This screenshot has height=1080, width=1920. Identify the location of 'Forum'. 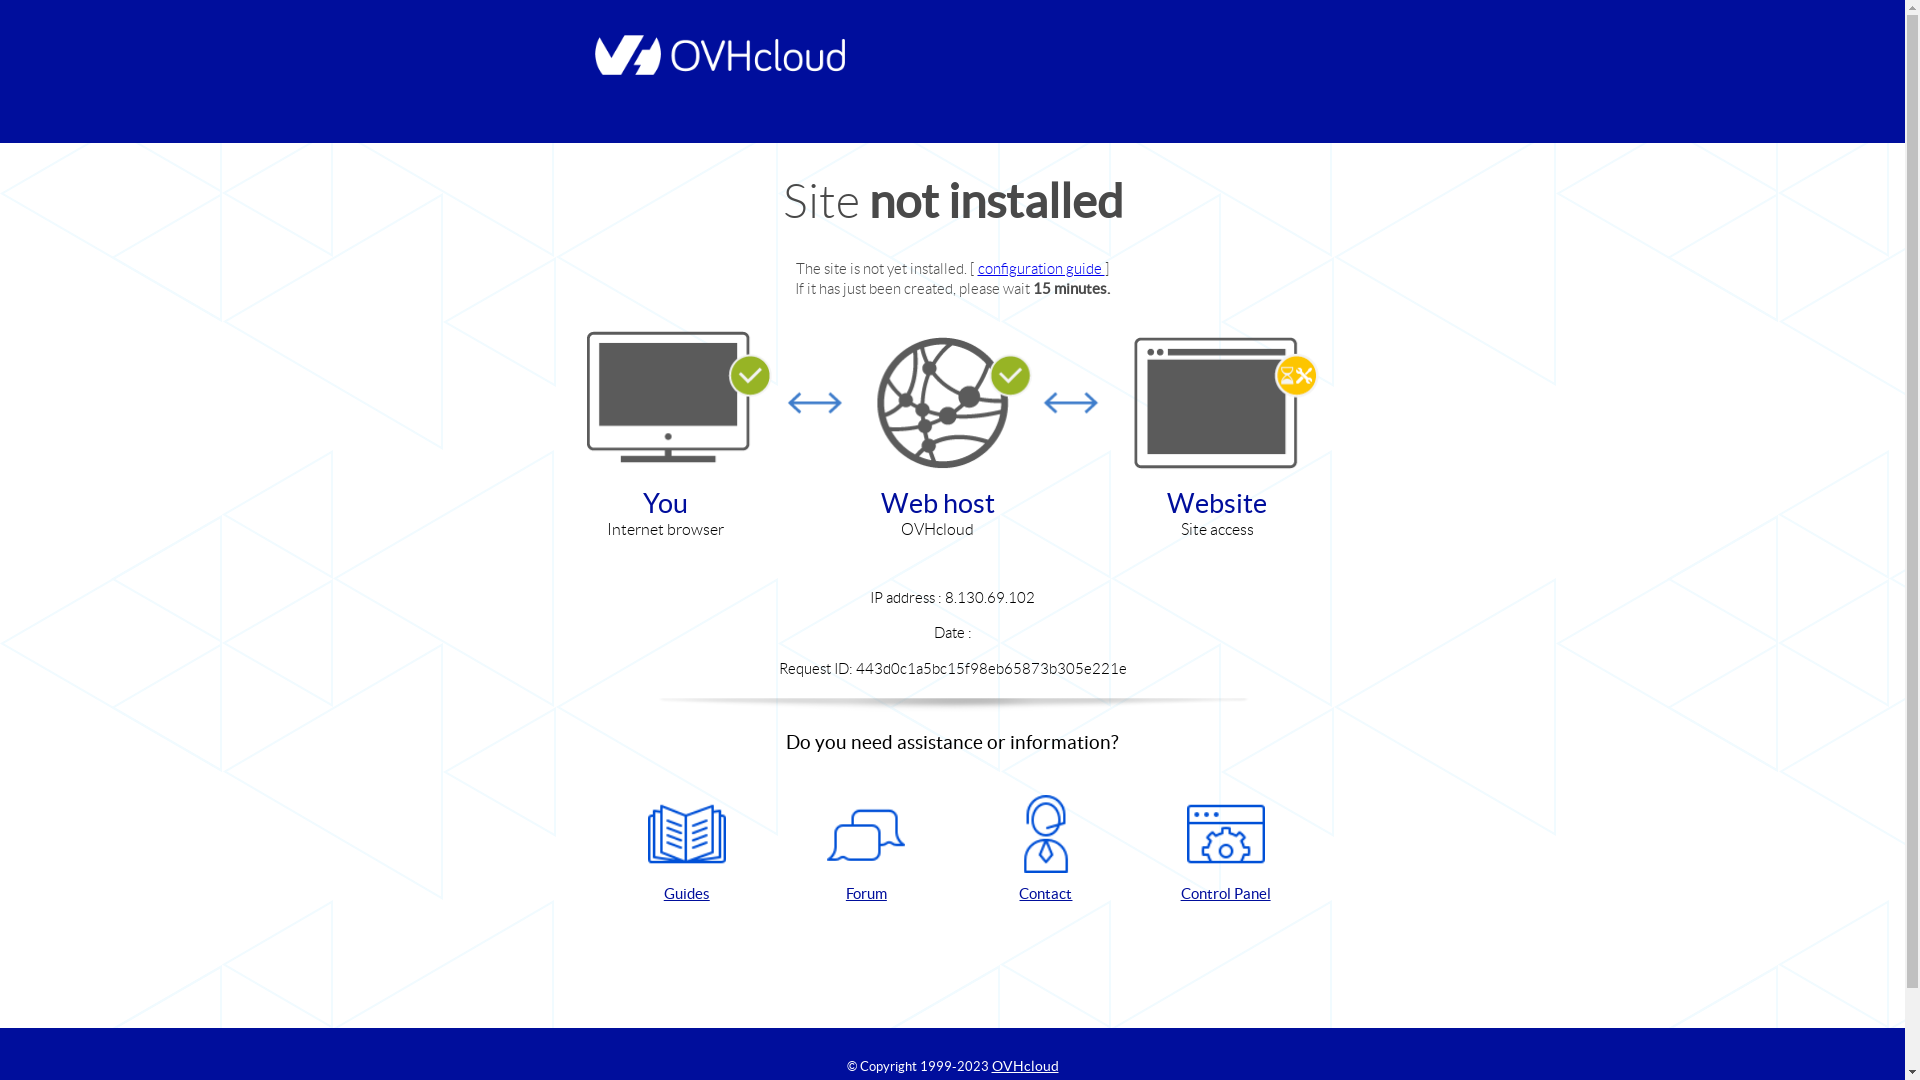
(865, 849).